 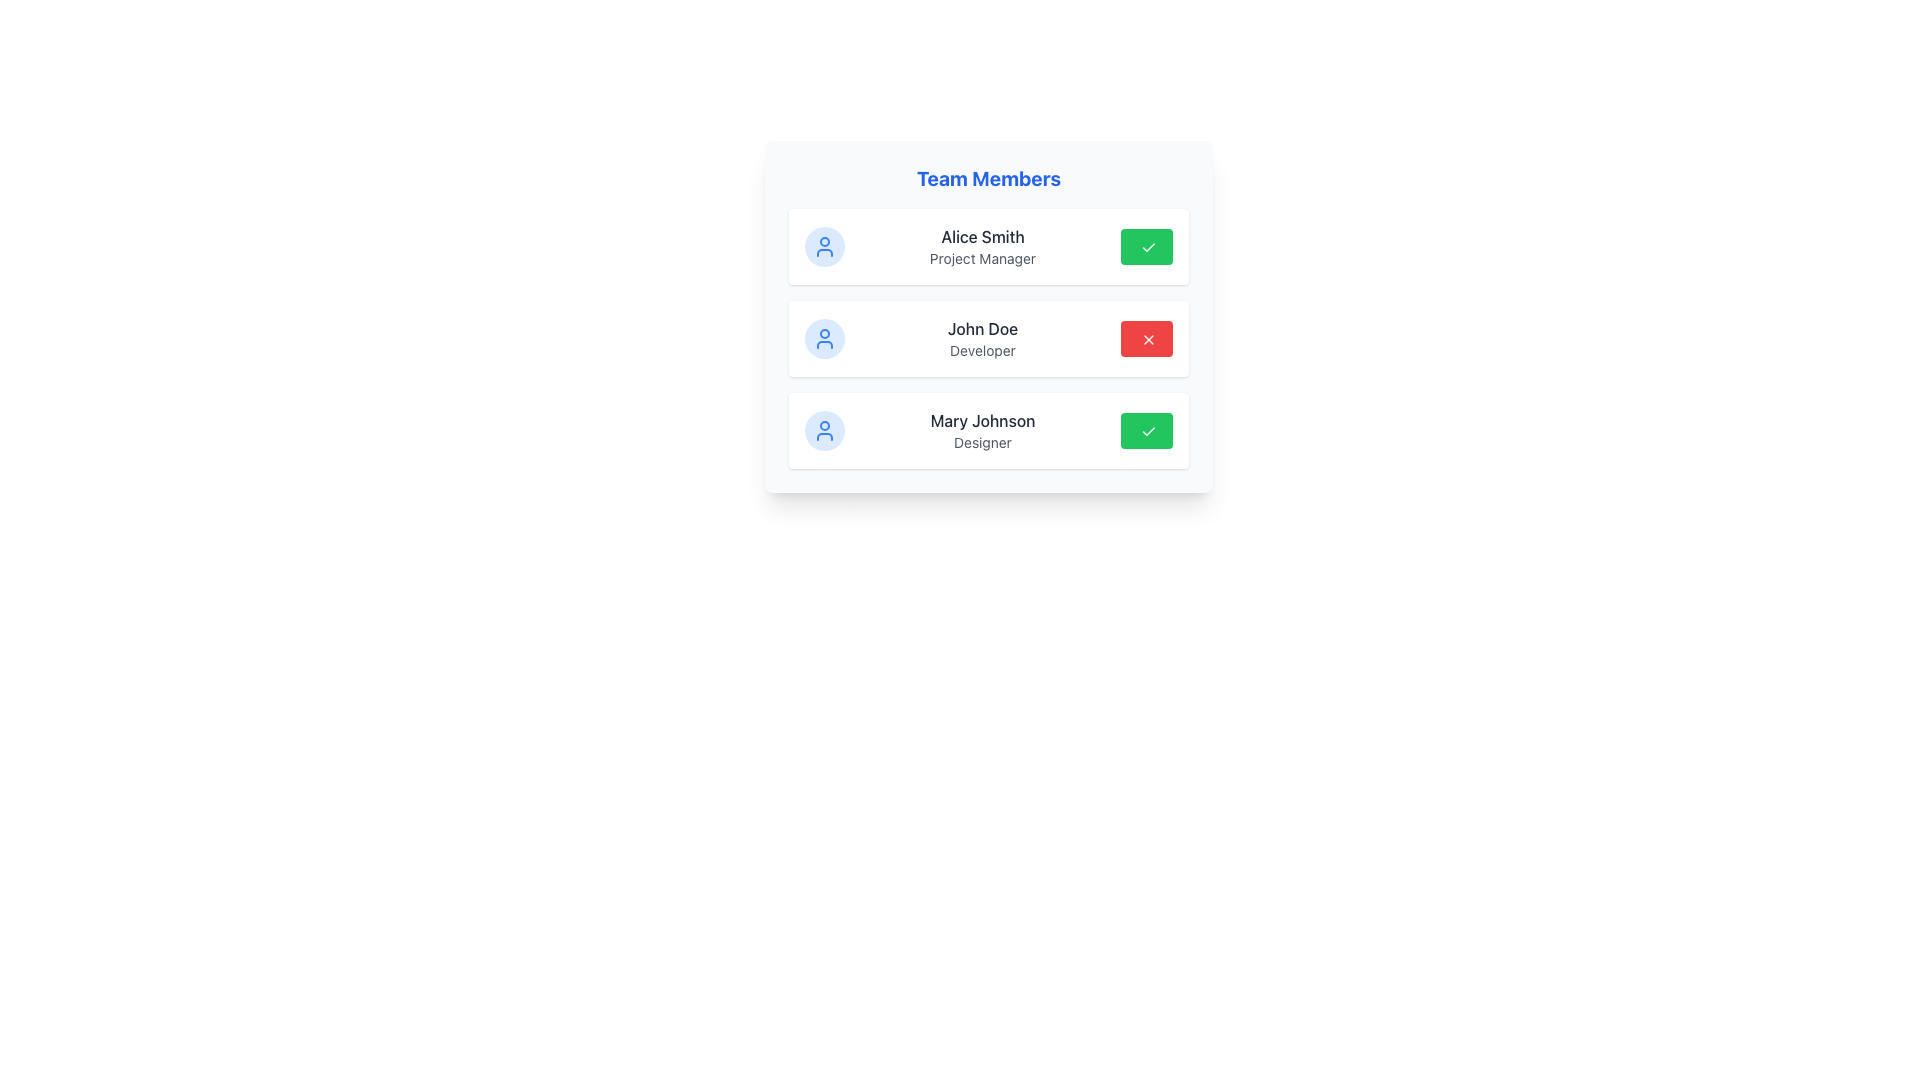 I want to click on the blue circular icon featuring a user silhouette, which is located within the card for 'John Doe', a Developer, positioned on the left side above the name and role text, so click(x=825, y=338).